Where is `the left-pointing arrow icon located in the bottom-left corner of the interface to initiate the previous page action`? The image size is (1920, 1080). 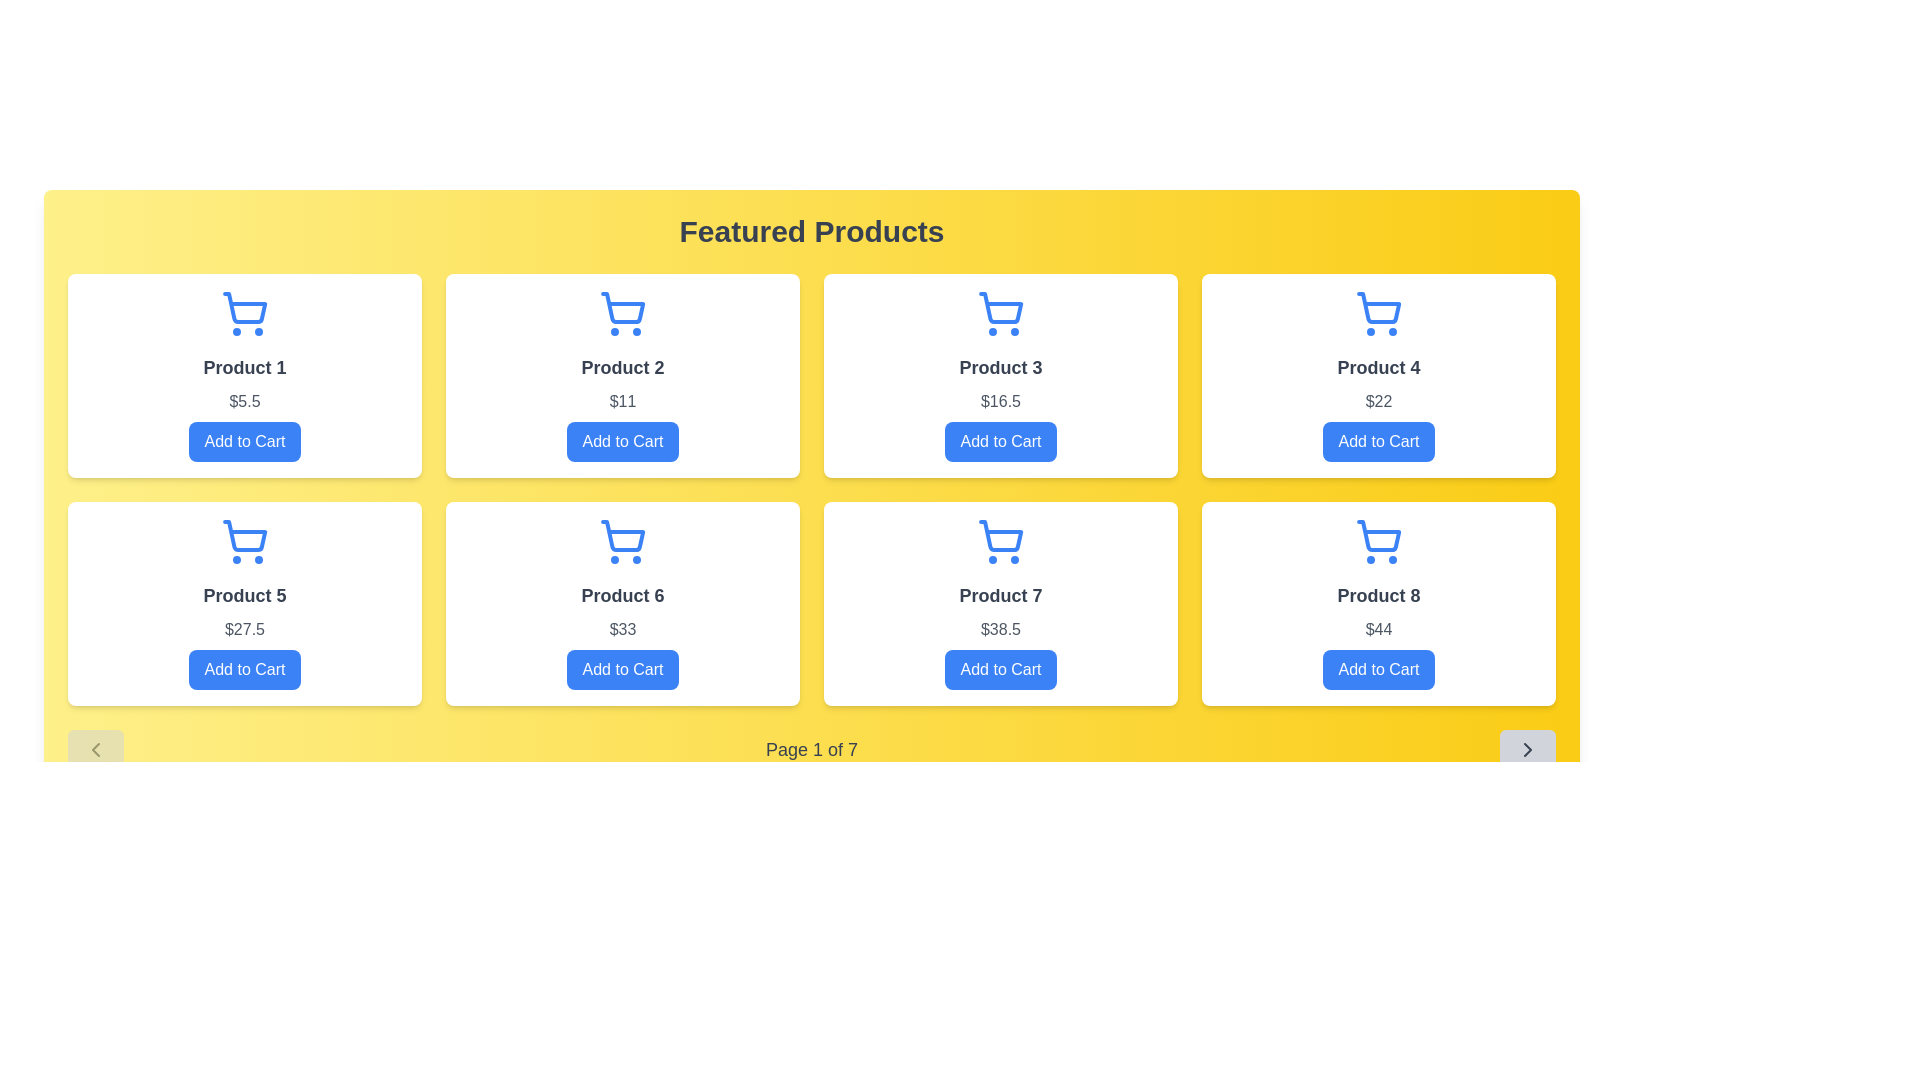
the left-pointing arrow icon located in the bottom-left corner of the interface to initiate the previous page action is located at coordinates (95, 749).